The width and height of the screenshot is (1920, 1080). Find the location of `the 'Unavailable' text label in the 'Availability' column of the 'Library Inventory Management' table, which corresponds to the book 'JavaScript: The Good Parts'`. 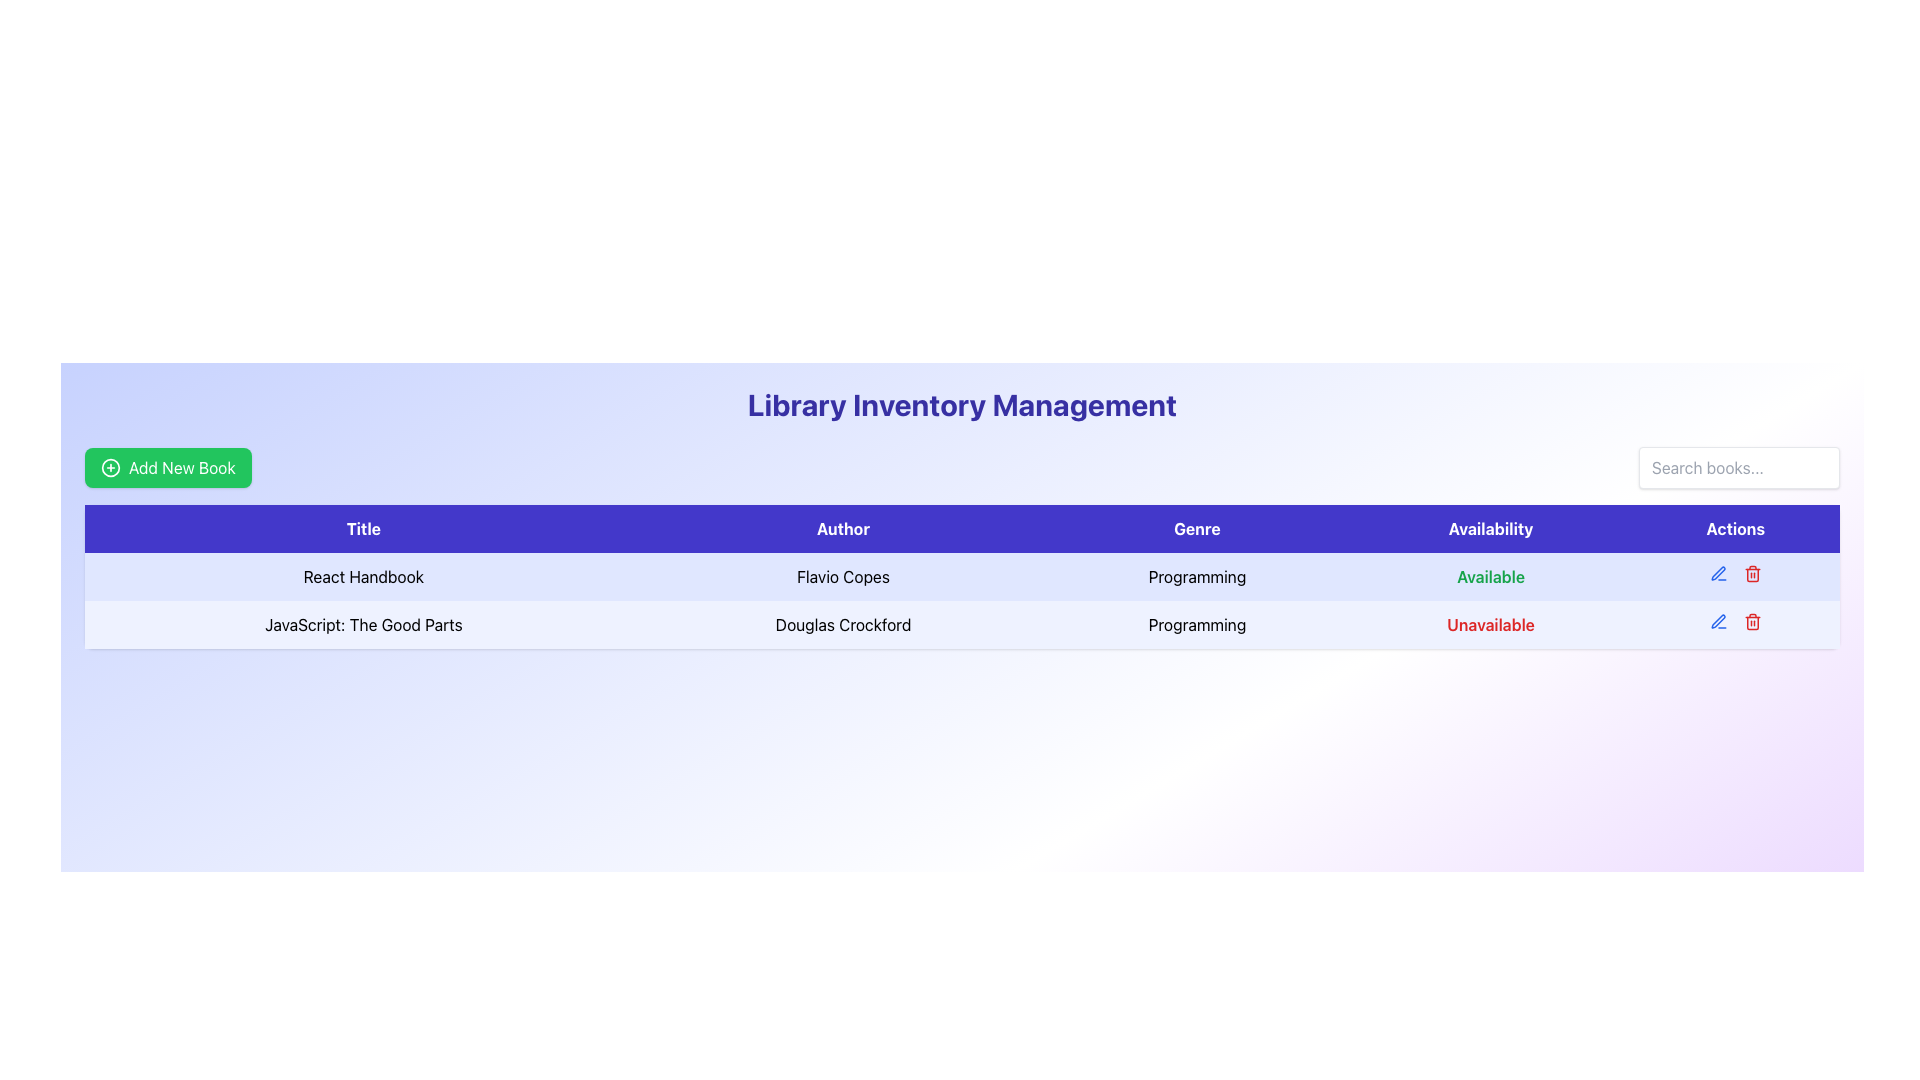

the 'Unavailable' text label in the 'Availability' column of the 'Library Inventory Management' table, which corresponds to the book 'JavaScript: The Good Parts' is located at coordinates (1491, 623).